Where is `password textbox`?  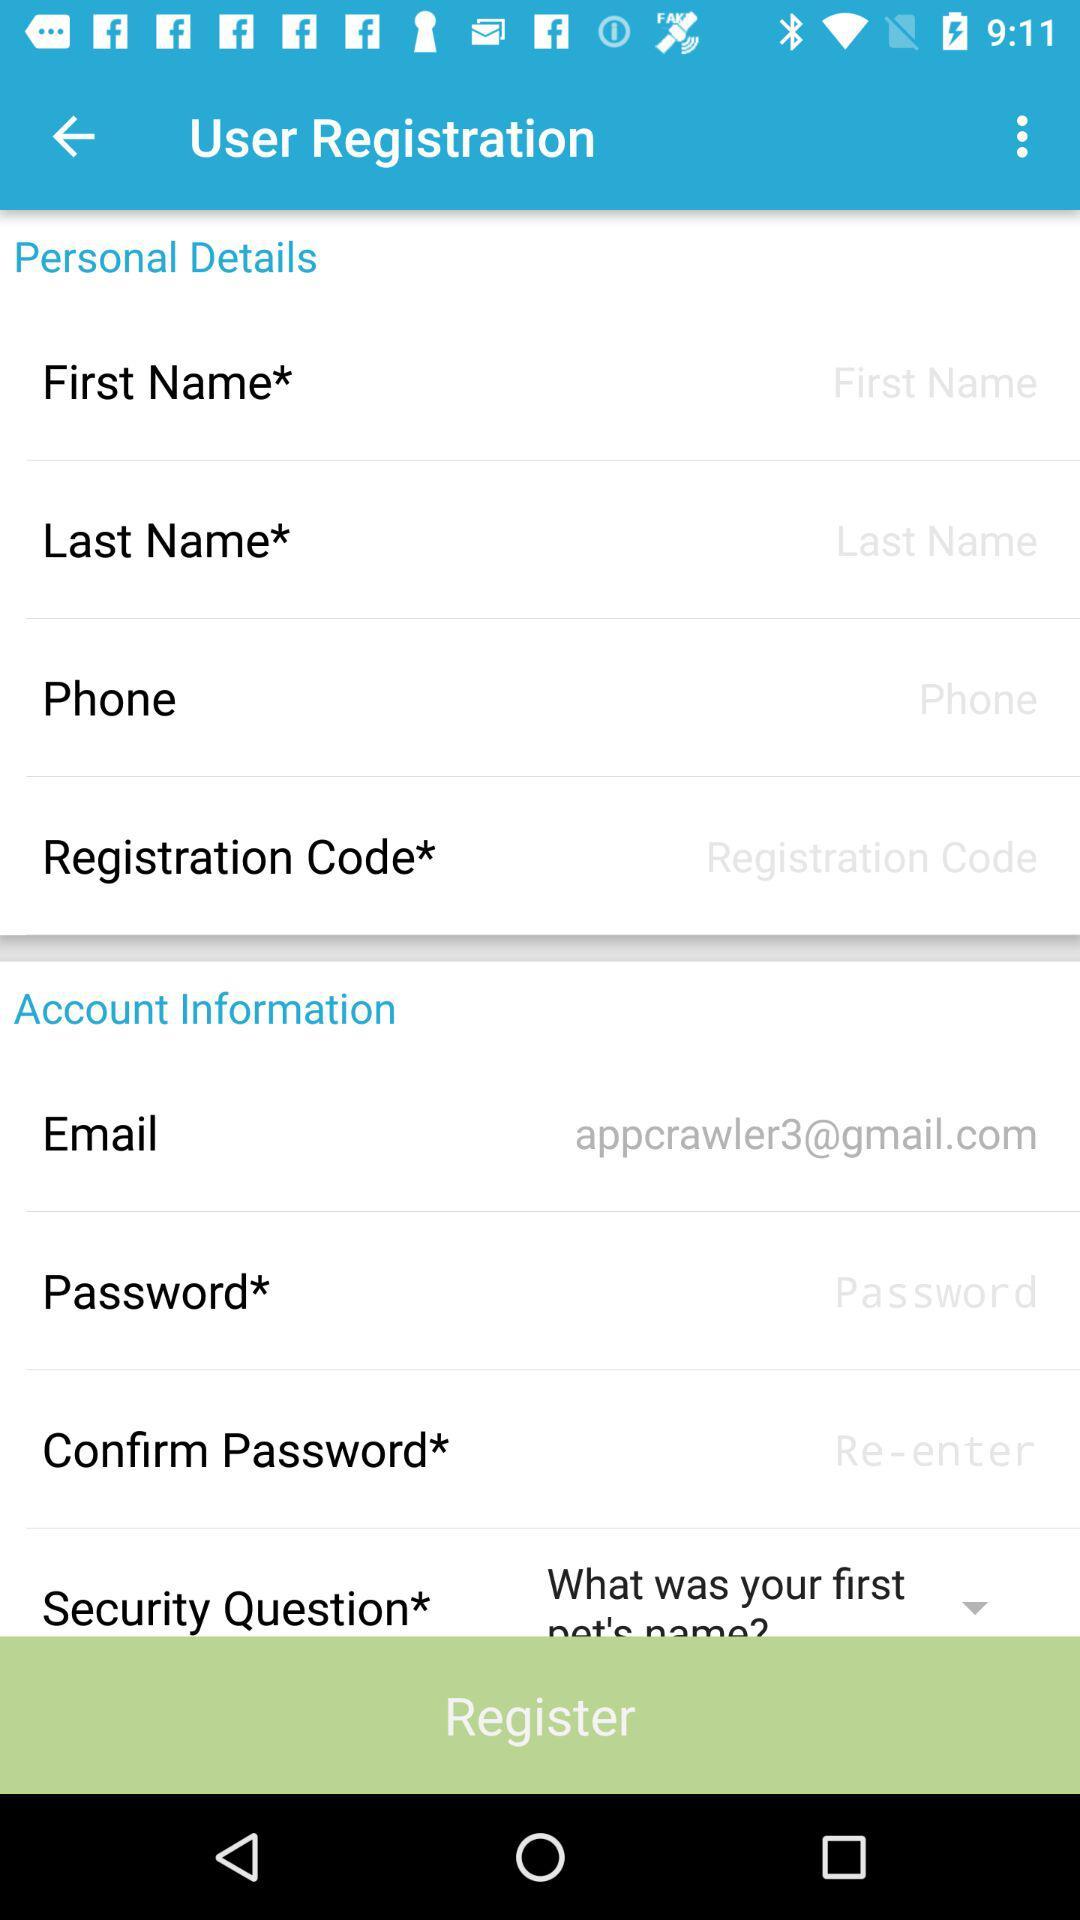 password textbox is located at coordinates (791, 1290).